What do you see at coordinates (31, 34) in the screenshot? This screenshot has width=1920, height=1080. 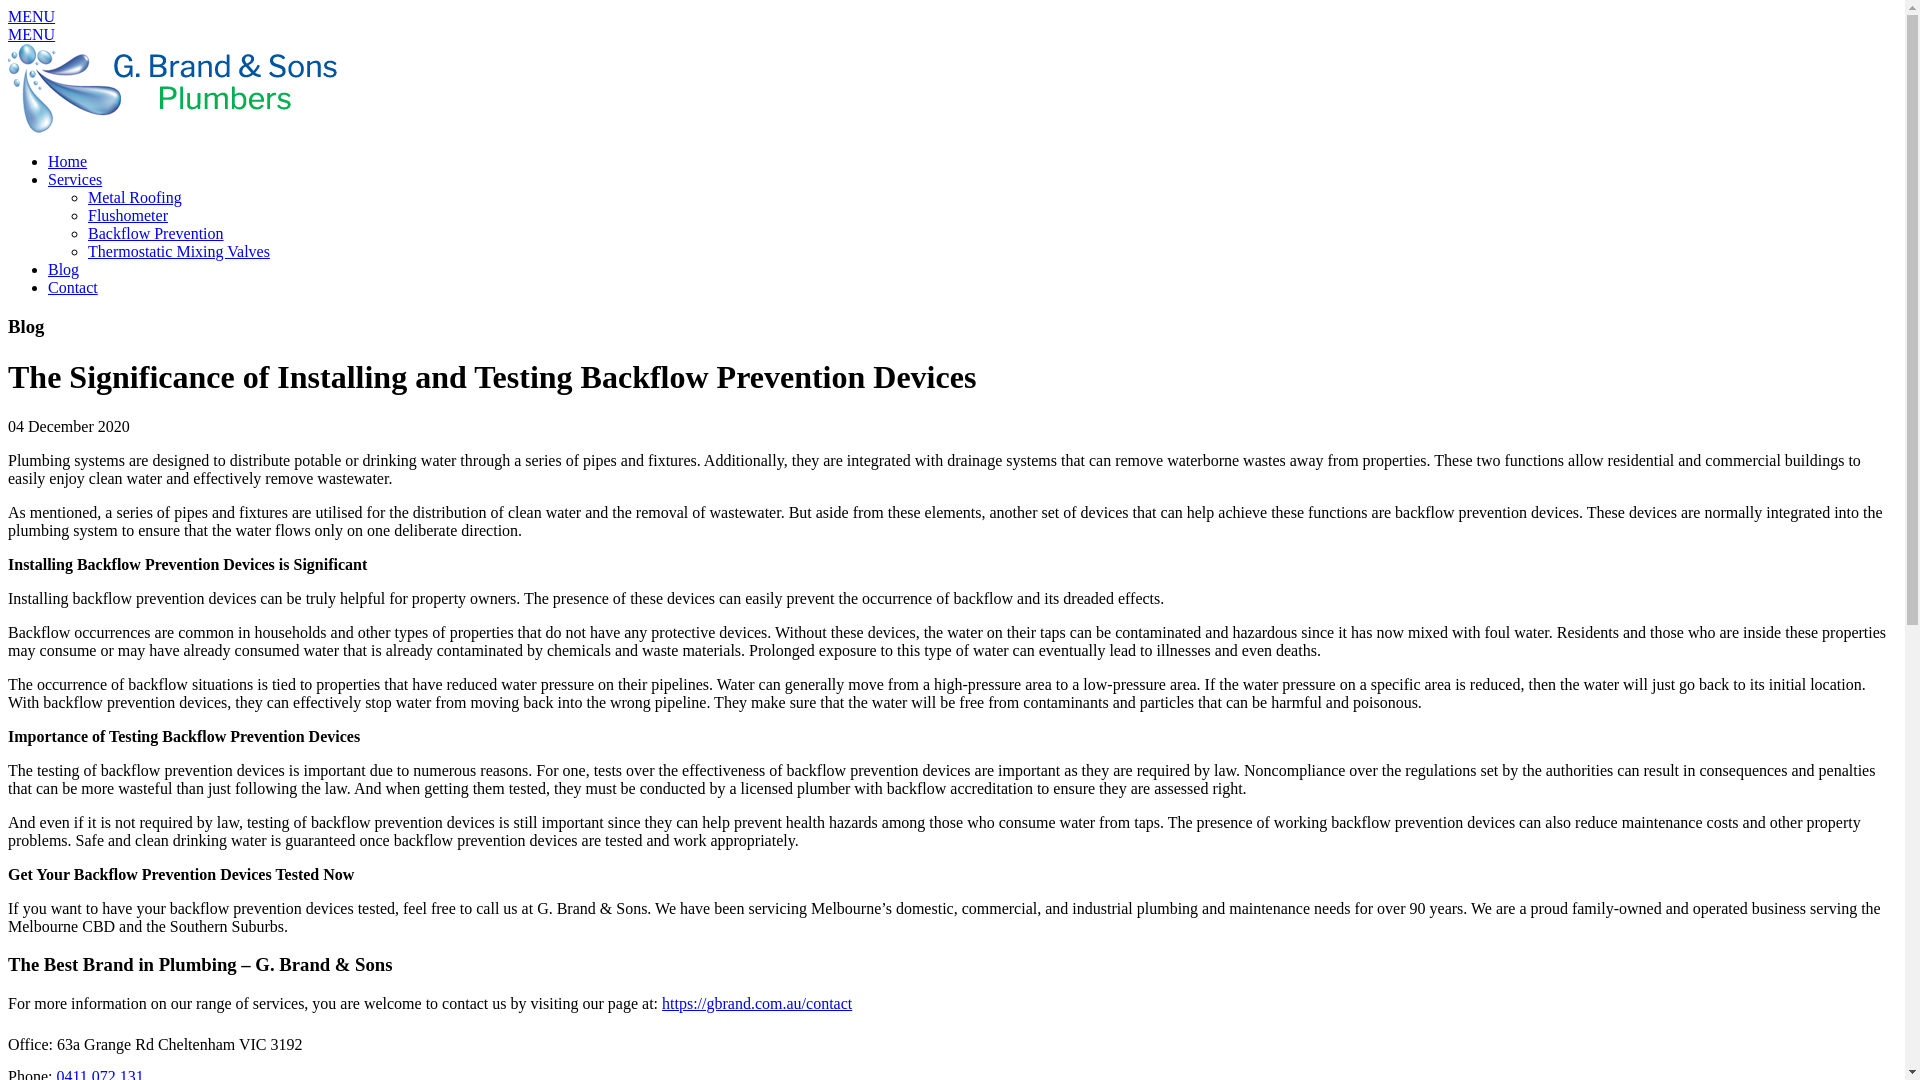 I see `'MENU'` at bounding box center [31, 34].